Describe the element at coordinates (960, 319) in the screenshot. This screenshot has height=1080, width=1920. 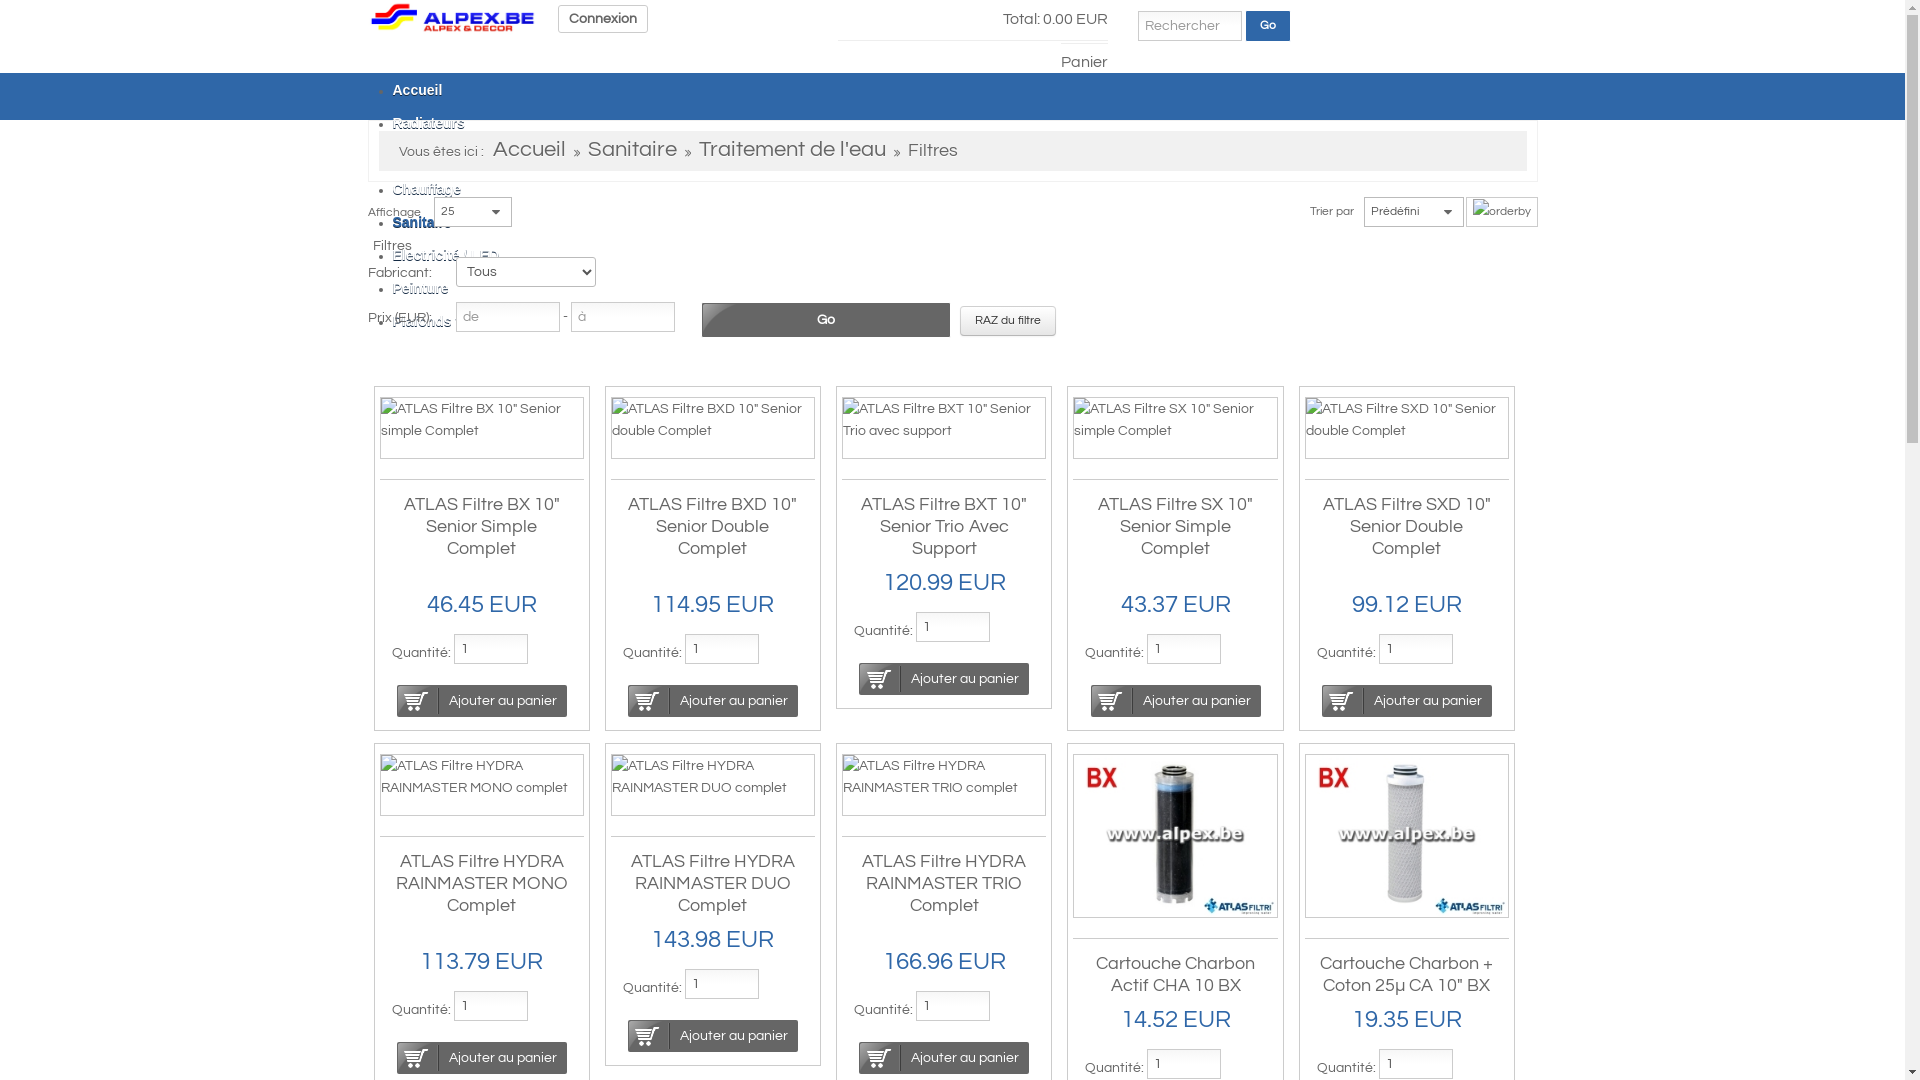
I see `'RAZ du filtre'` at that location.